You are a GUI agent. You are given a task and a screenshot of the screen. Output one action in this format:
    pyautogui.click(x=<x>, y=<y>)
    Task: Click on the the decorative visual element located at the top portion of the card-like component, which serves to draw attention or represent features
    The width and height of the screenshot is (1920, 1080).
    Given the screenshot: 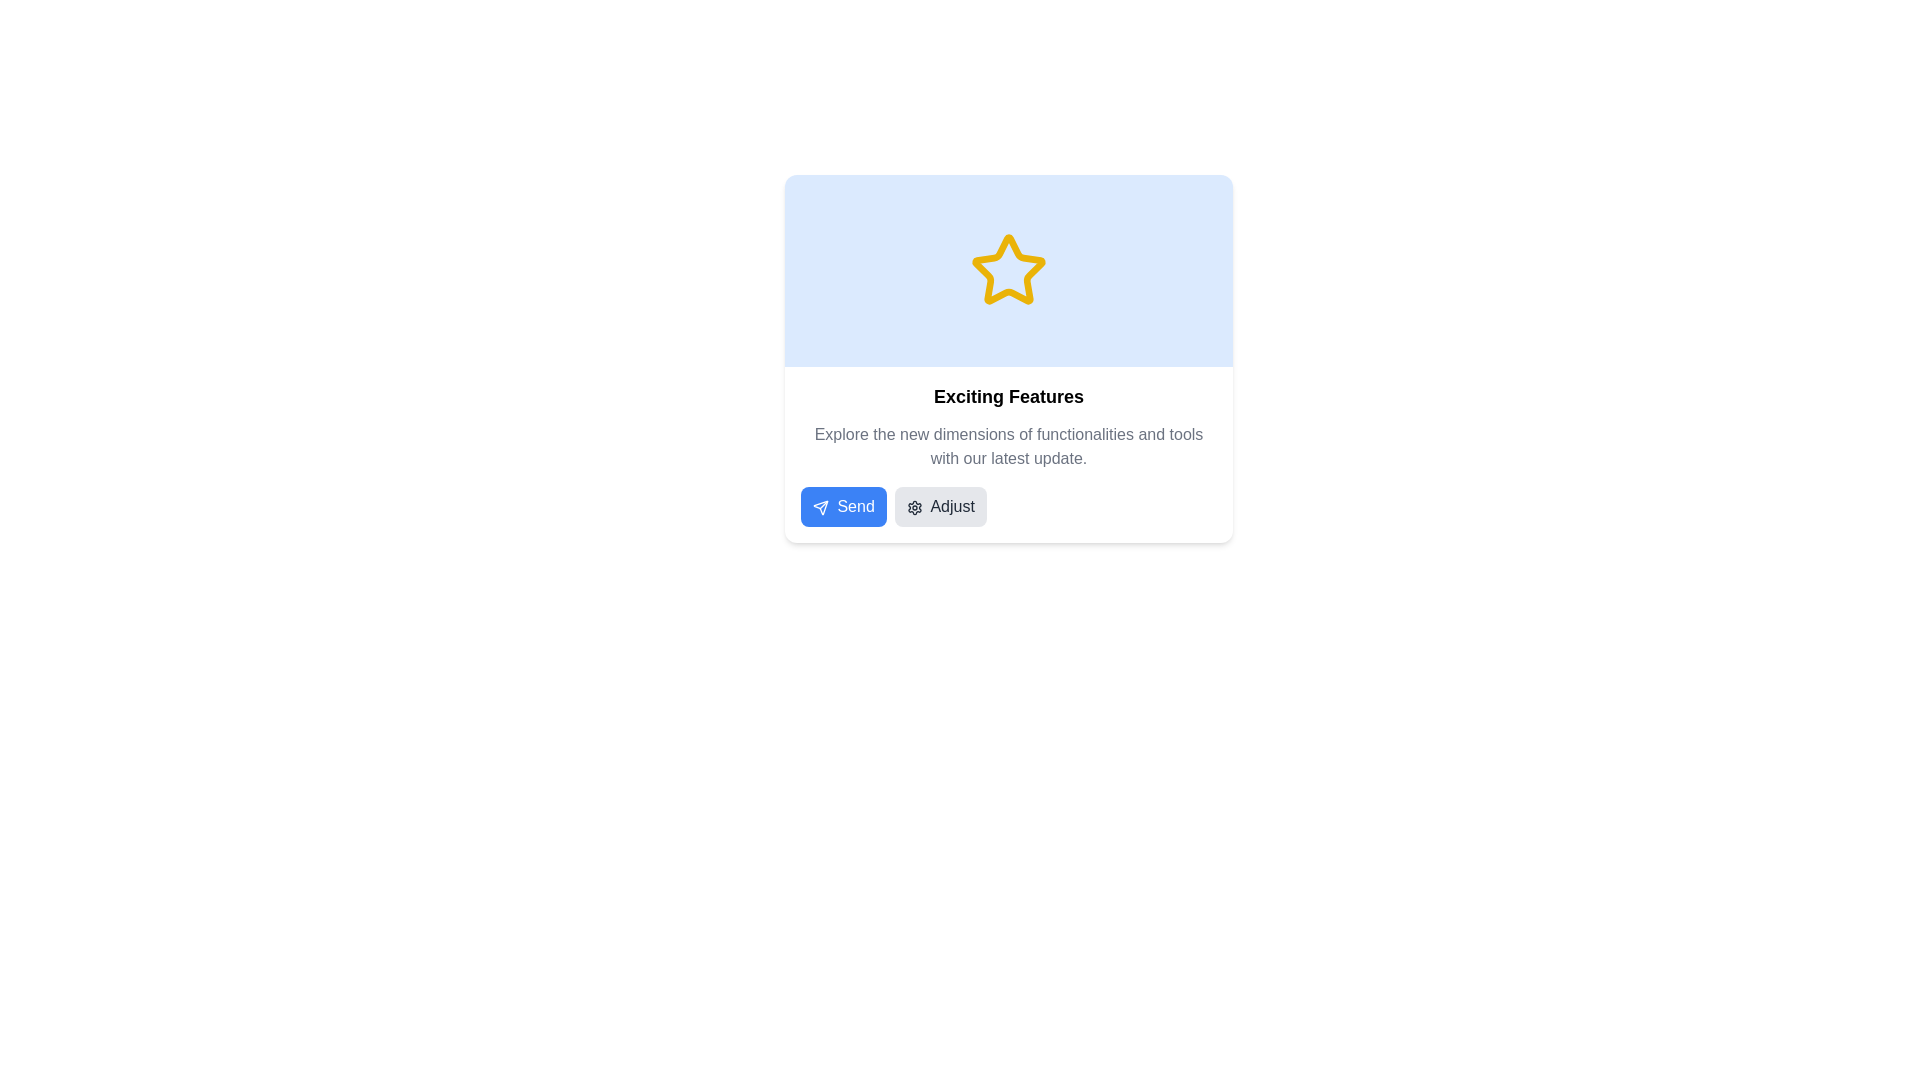 What is the action you would take?
    pyautogui.click(x=1008, y=270)
    